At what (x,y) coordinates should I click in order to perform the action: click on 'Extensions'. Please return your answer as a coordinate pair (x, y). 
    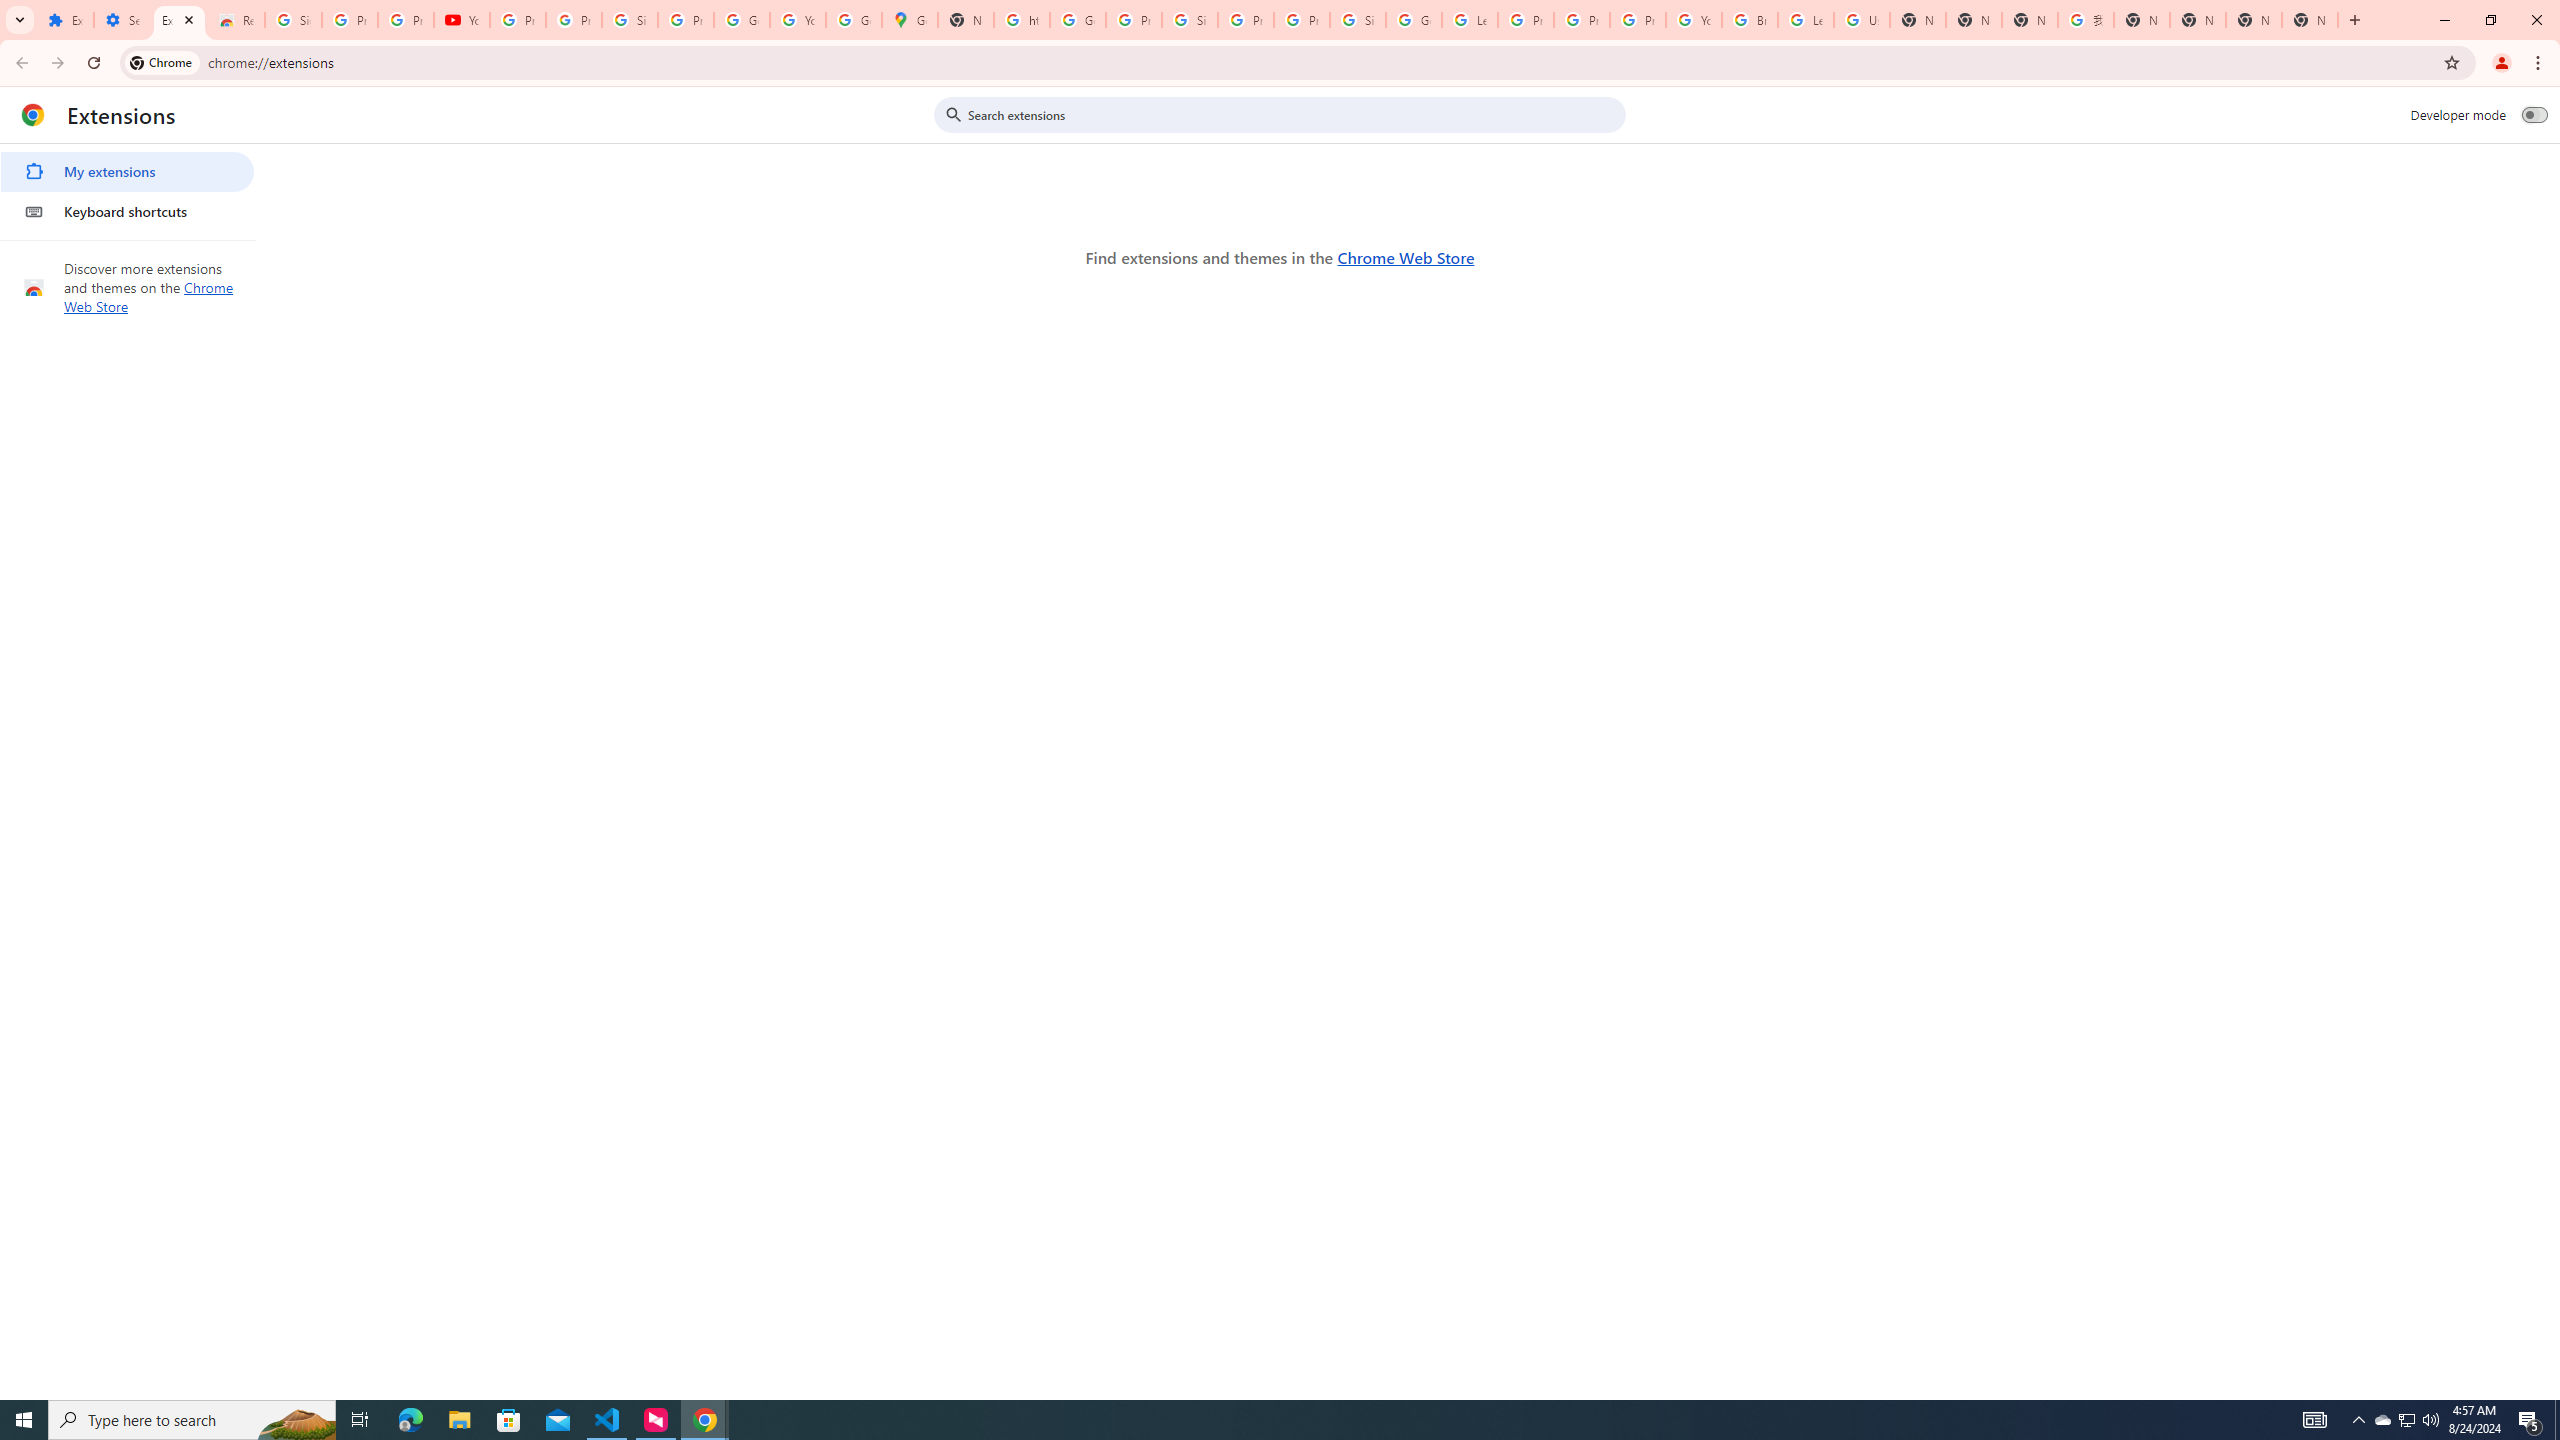
    Looking at the image, I should click on (179, 19).